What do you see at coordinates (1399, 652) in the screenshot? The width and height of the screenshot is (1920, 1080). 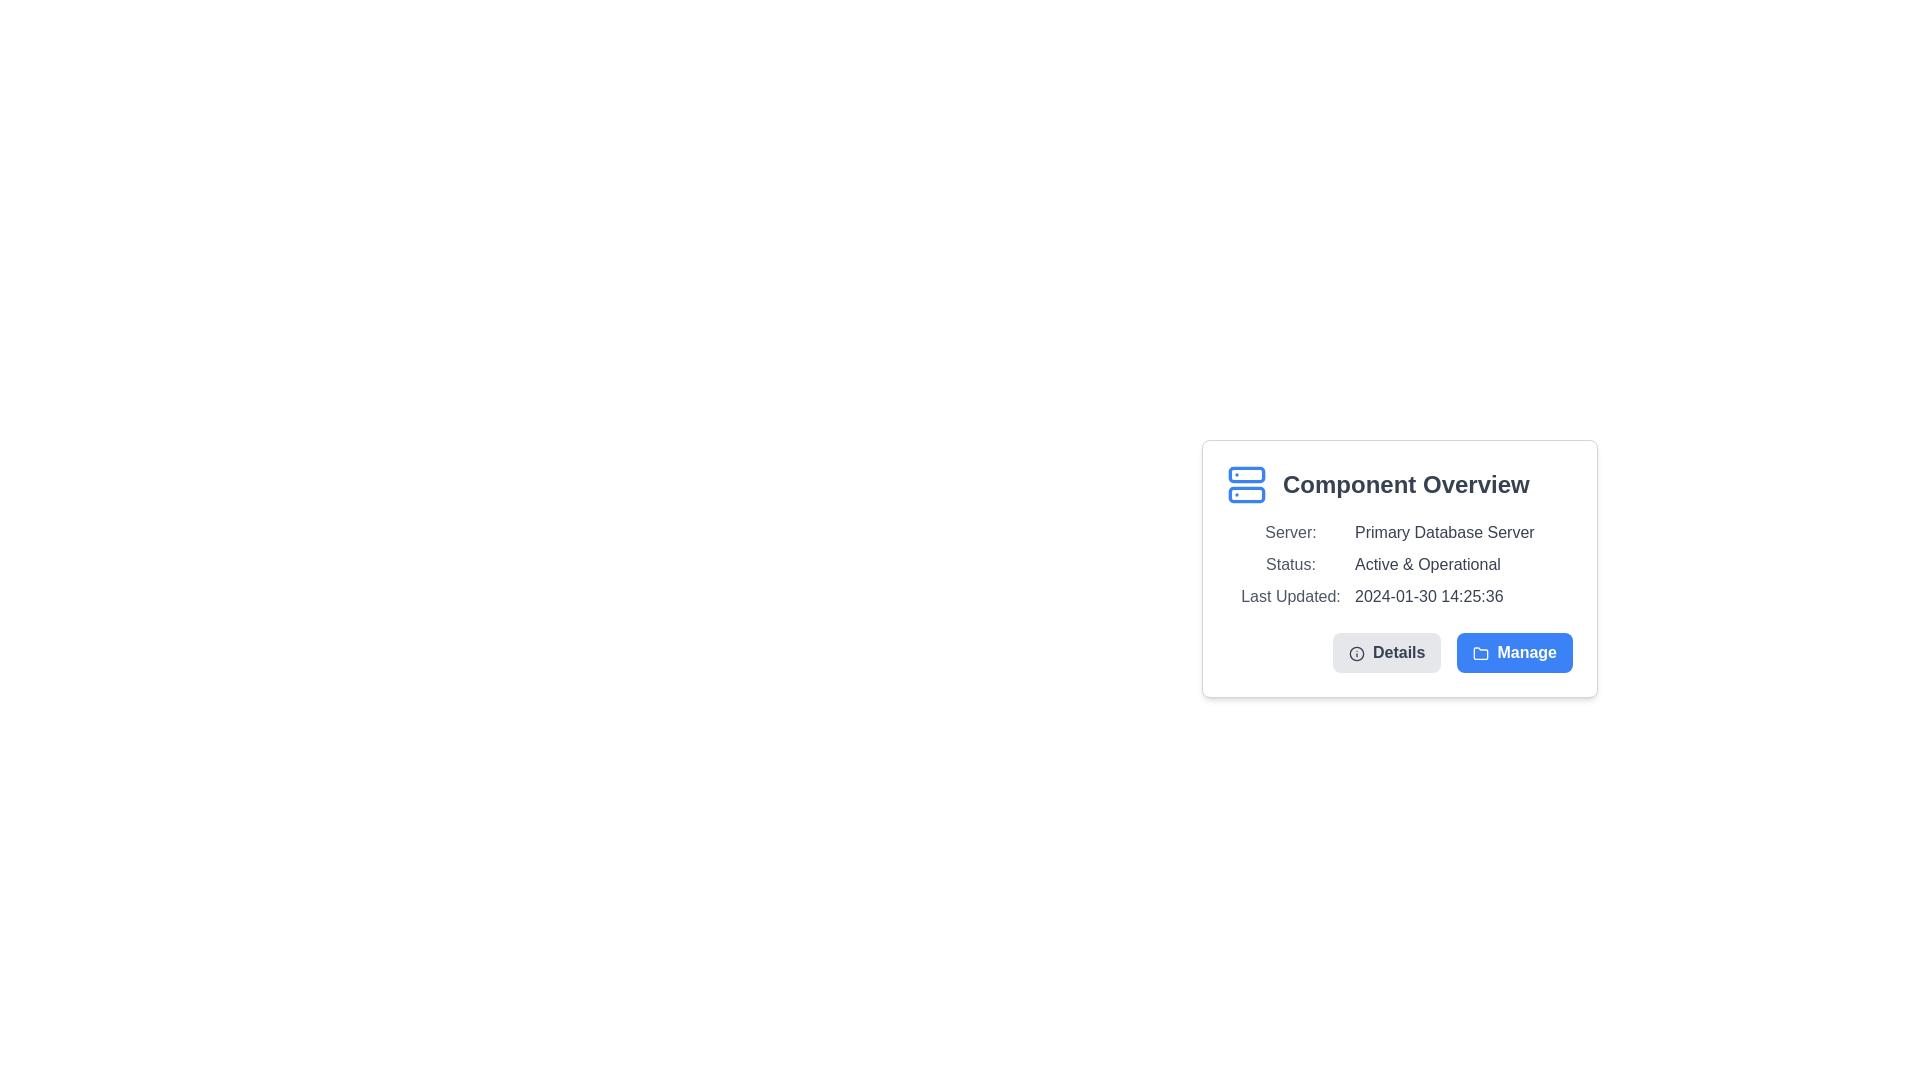 I see `the 'Details' button, which is a rectangular button with rounded corners, light gray background, and dark gray text, located in the bottom-right segment of the 'Component Overview' card` at bounding box center [1399, 652].